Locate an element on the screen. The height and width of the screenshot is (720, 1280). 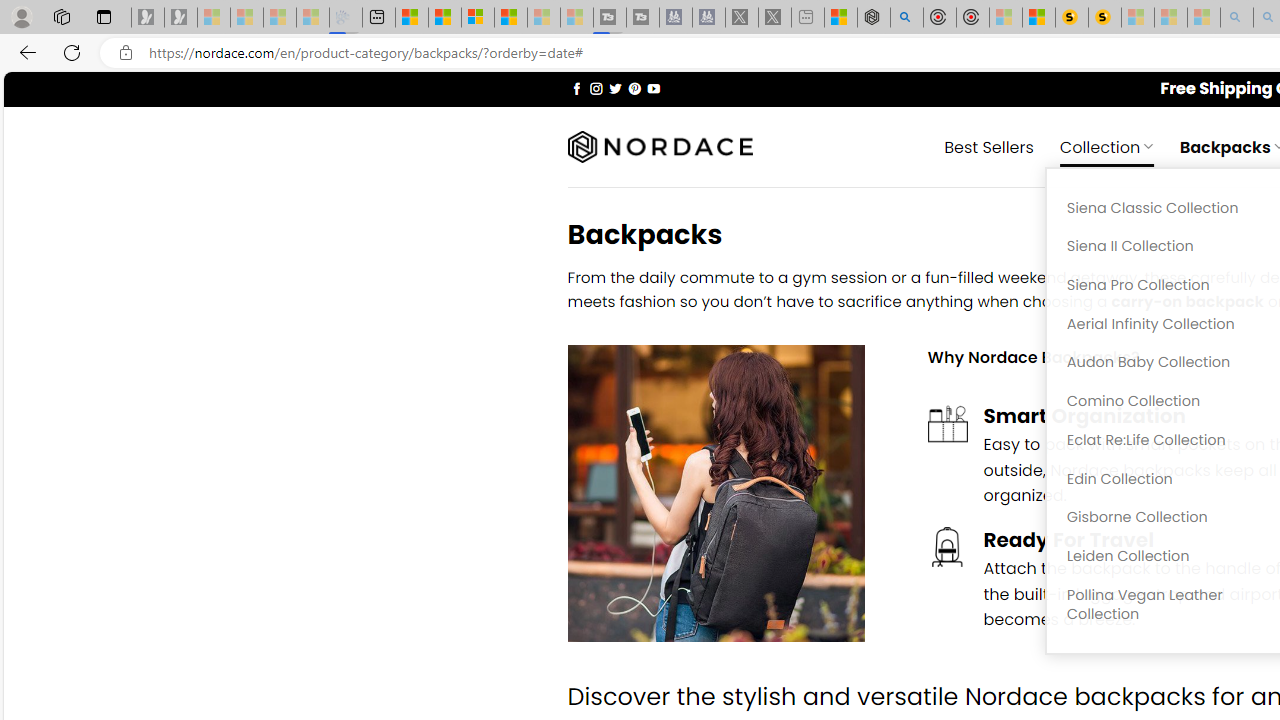
'Streaming Coverage | T3 - Sleeping' is located at coordinates (608, 17).